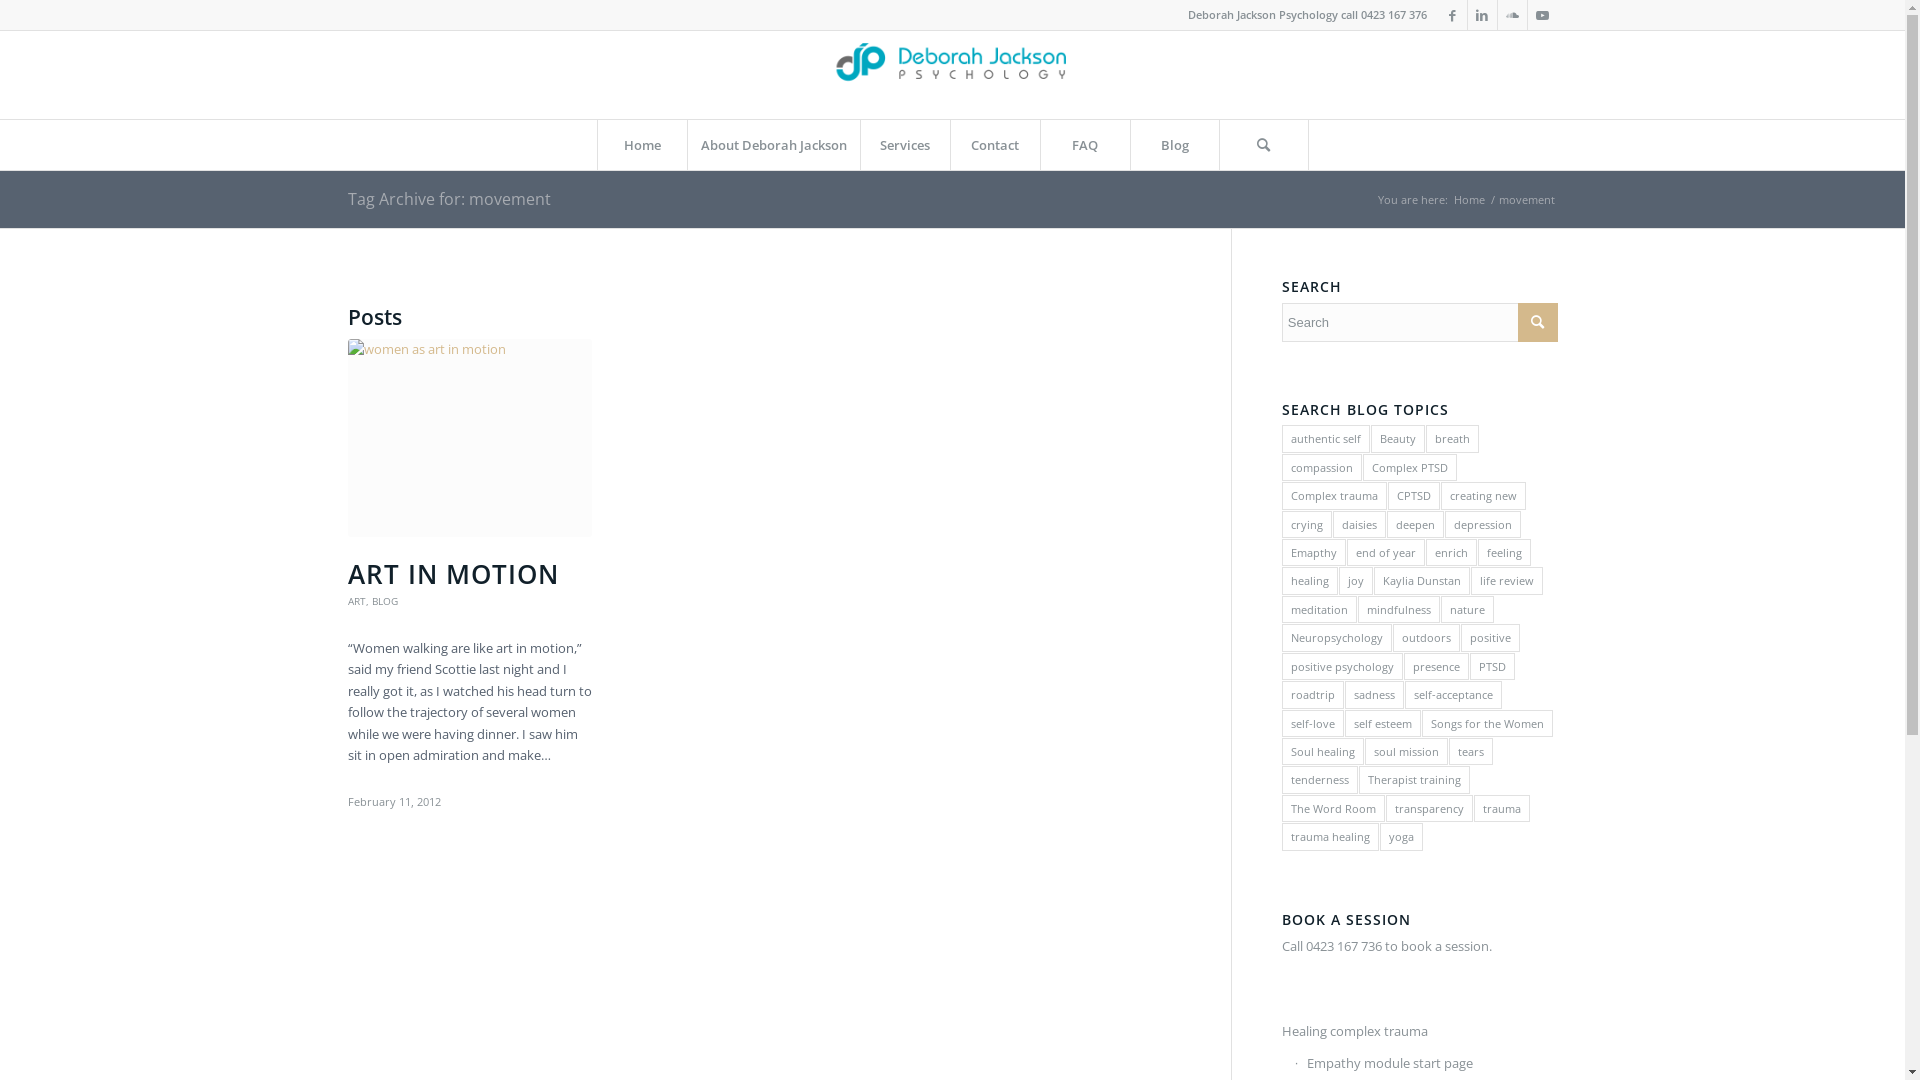 The width and height of the screenshot is (1920, 1080). What do you see at coordinates (1504, 552) in the screenshot?
I see `'feeling'` at bounding box center [1504, 552].